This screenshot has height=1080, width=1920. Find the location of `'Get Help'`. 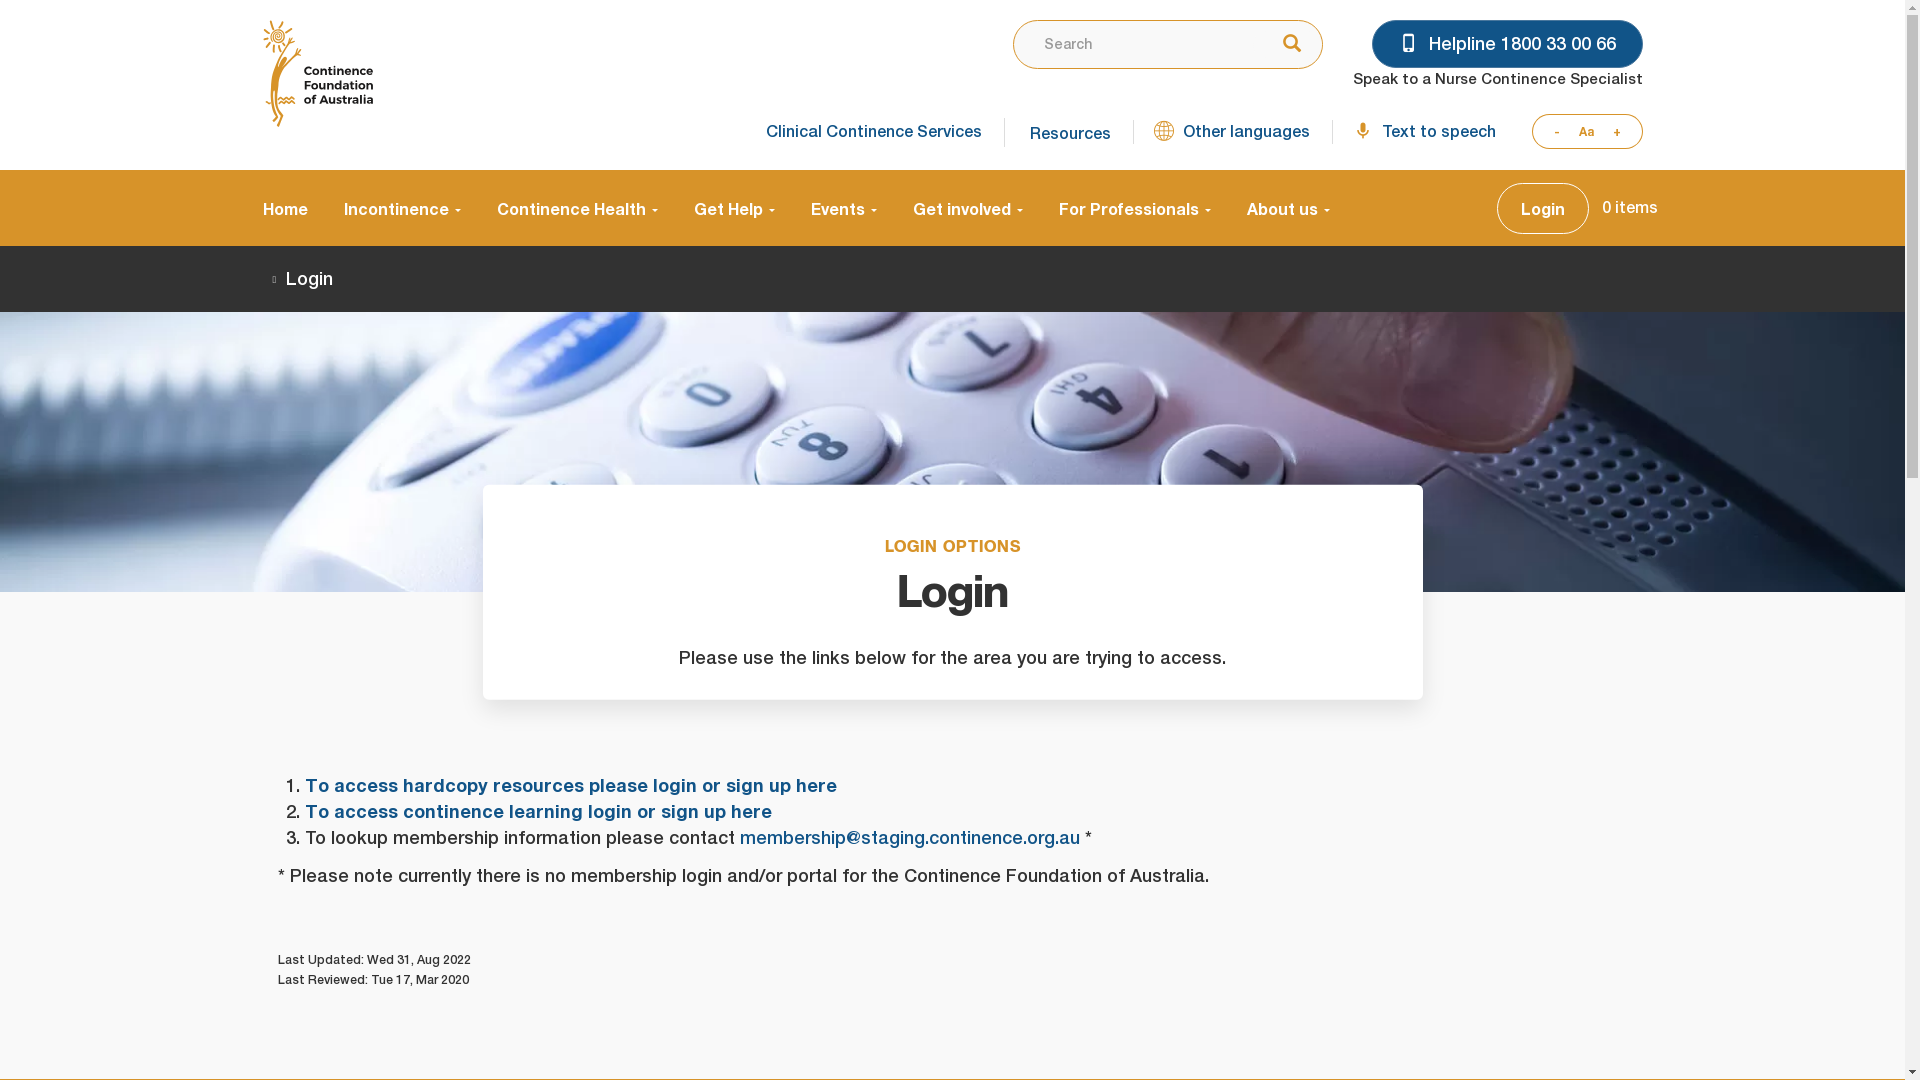

'Get Help' is located at coordinates (733, 208).